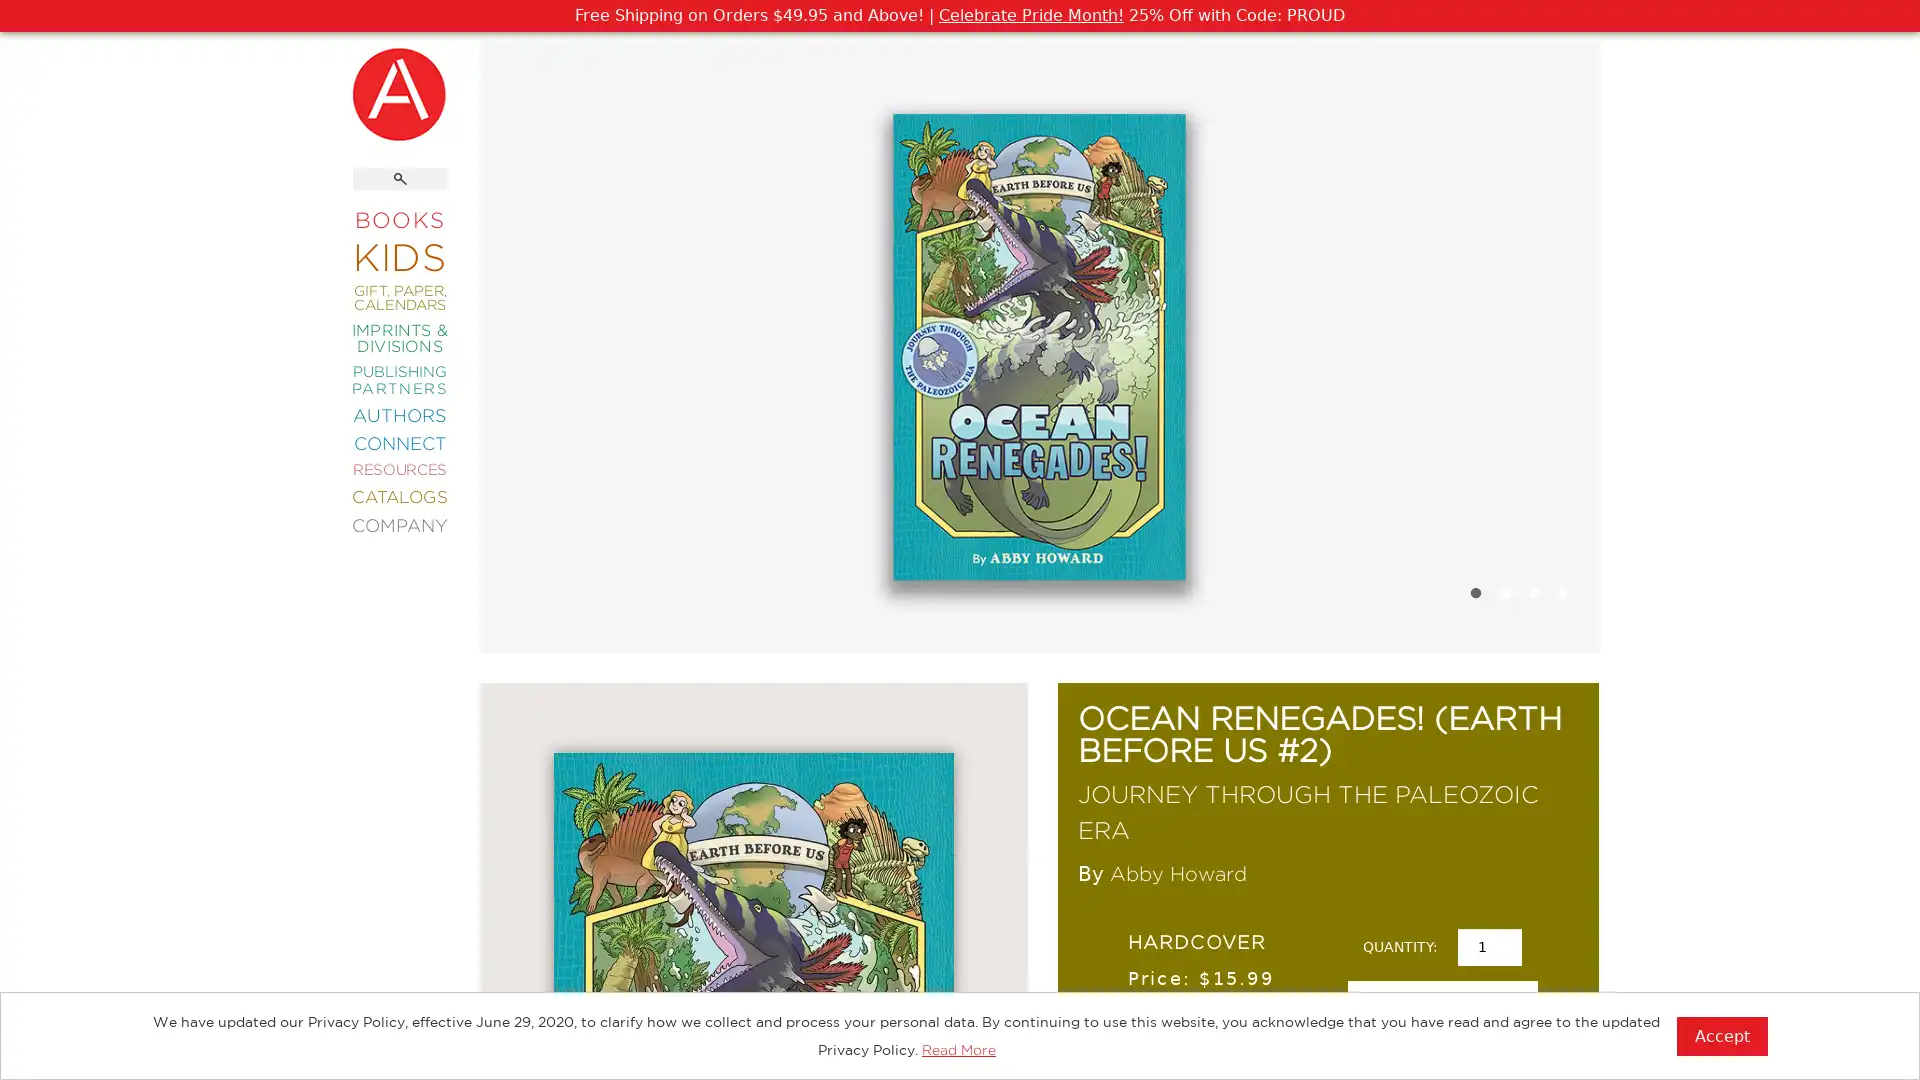 This screenshot has width=1920, height=1080. I want to click on IMPRINTS & DIVISIONS, so click(399, 336).